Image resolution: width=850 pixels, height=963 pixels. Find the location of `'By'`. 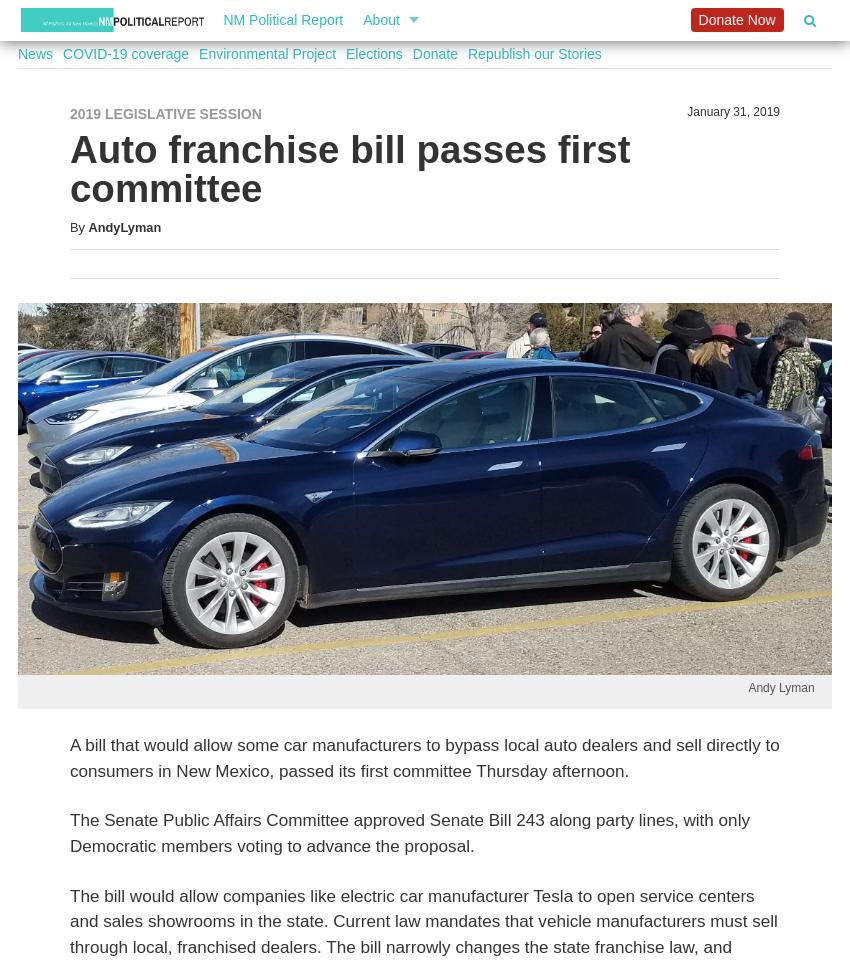

'By' is located at coordinates (76, 227).